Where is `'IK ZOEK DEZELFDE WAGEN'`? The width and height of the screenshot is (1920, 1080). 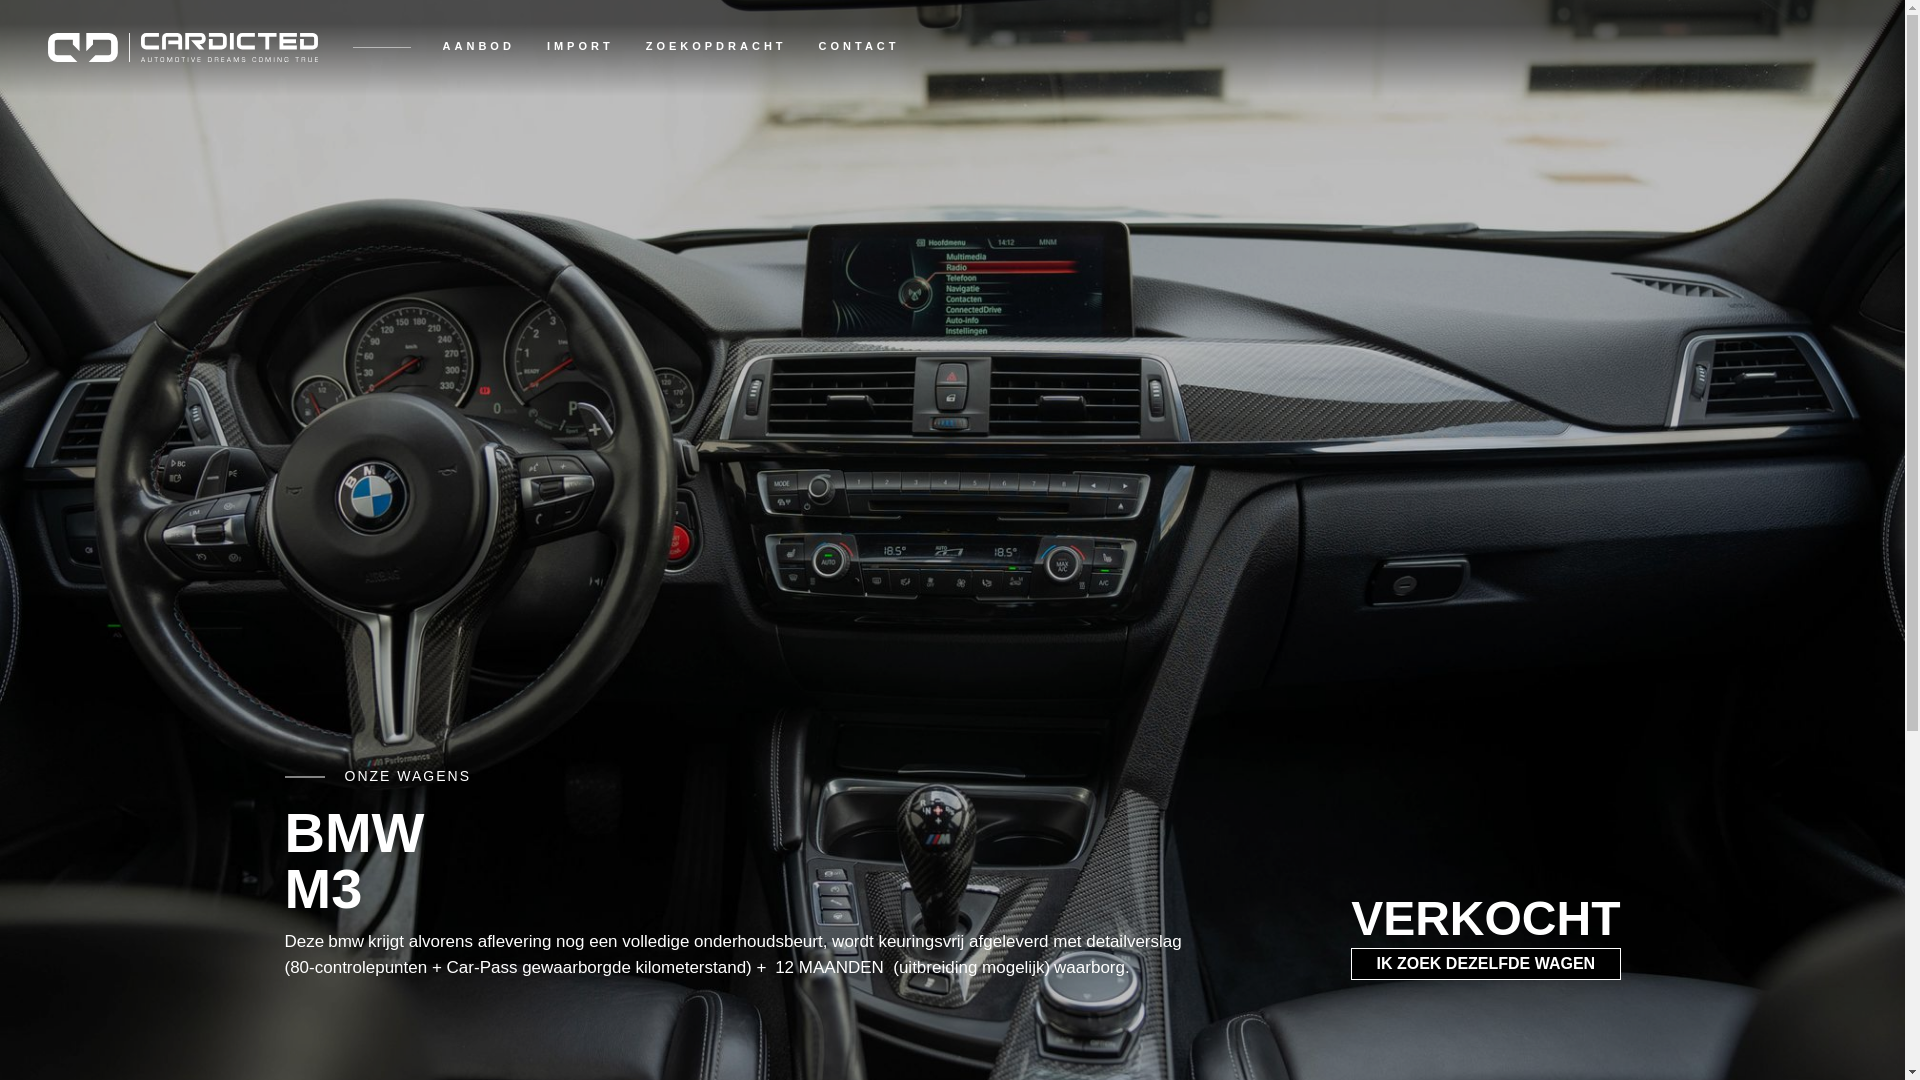 'IK ZOEK DEZELFDE WAGEN' is located at coordinates (1485, 963).